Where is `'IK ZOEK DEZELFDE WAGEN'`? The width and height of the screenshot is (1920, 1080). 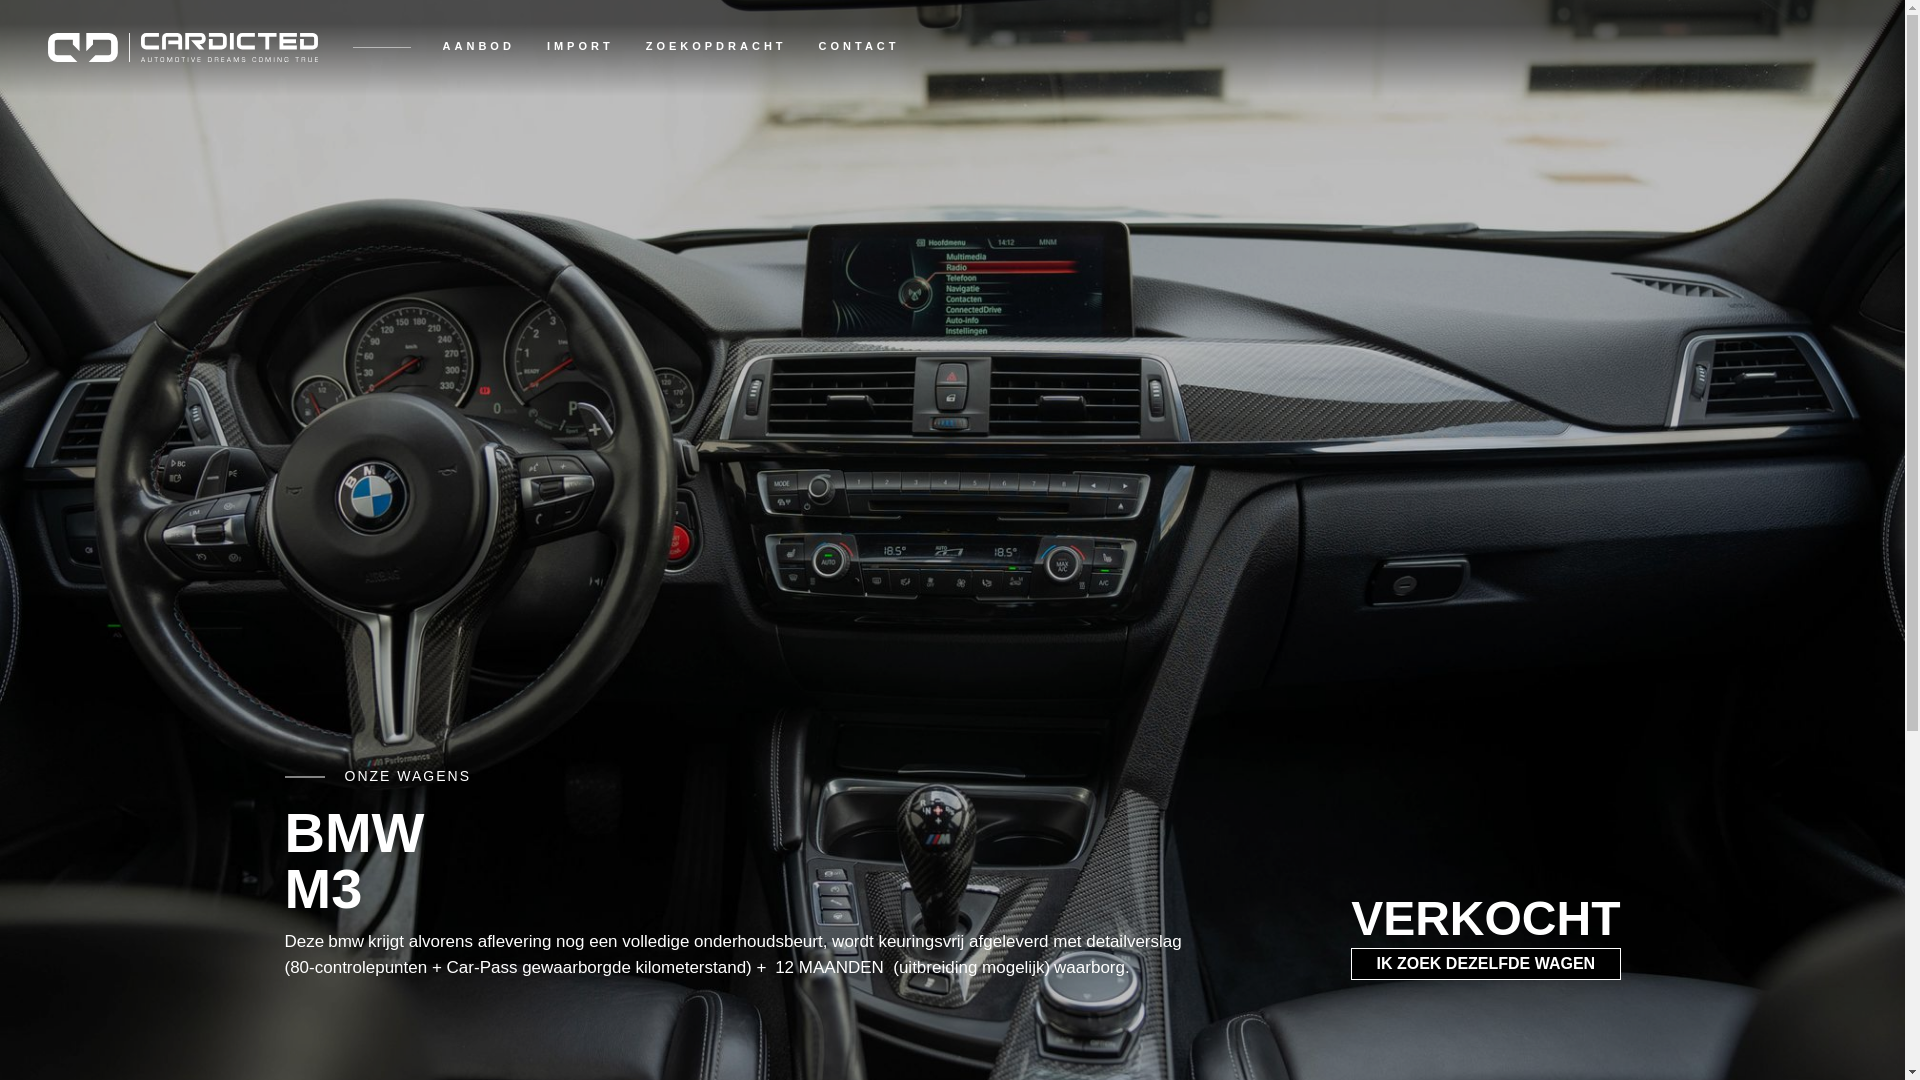 'IK ZOEK DEZELFDE WAGEN' is located at coordinates (1485, 963).